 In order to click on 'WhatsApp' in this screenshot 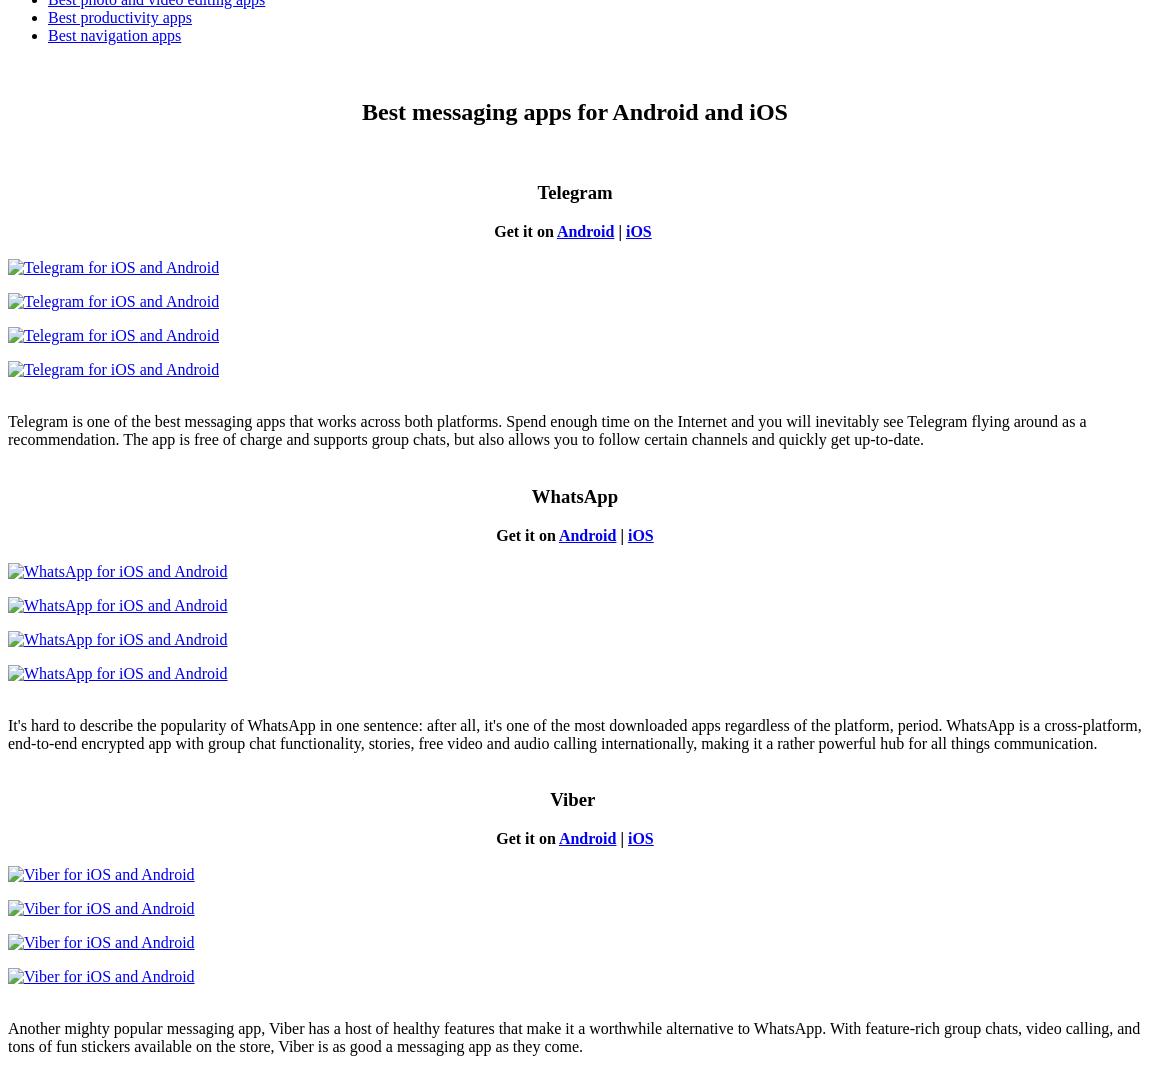, I will do `click(574, 495)`.